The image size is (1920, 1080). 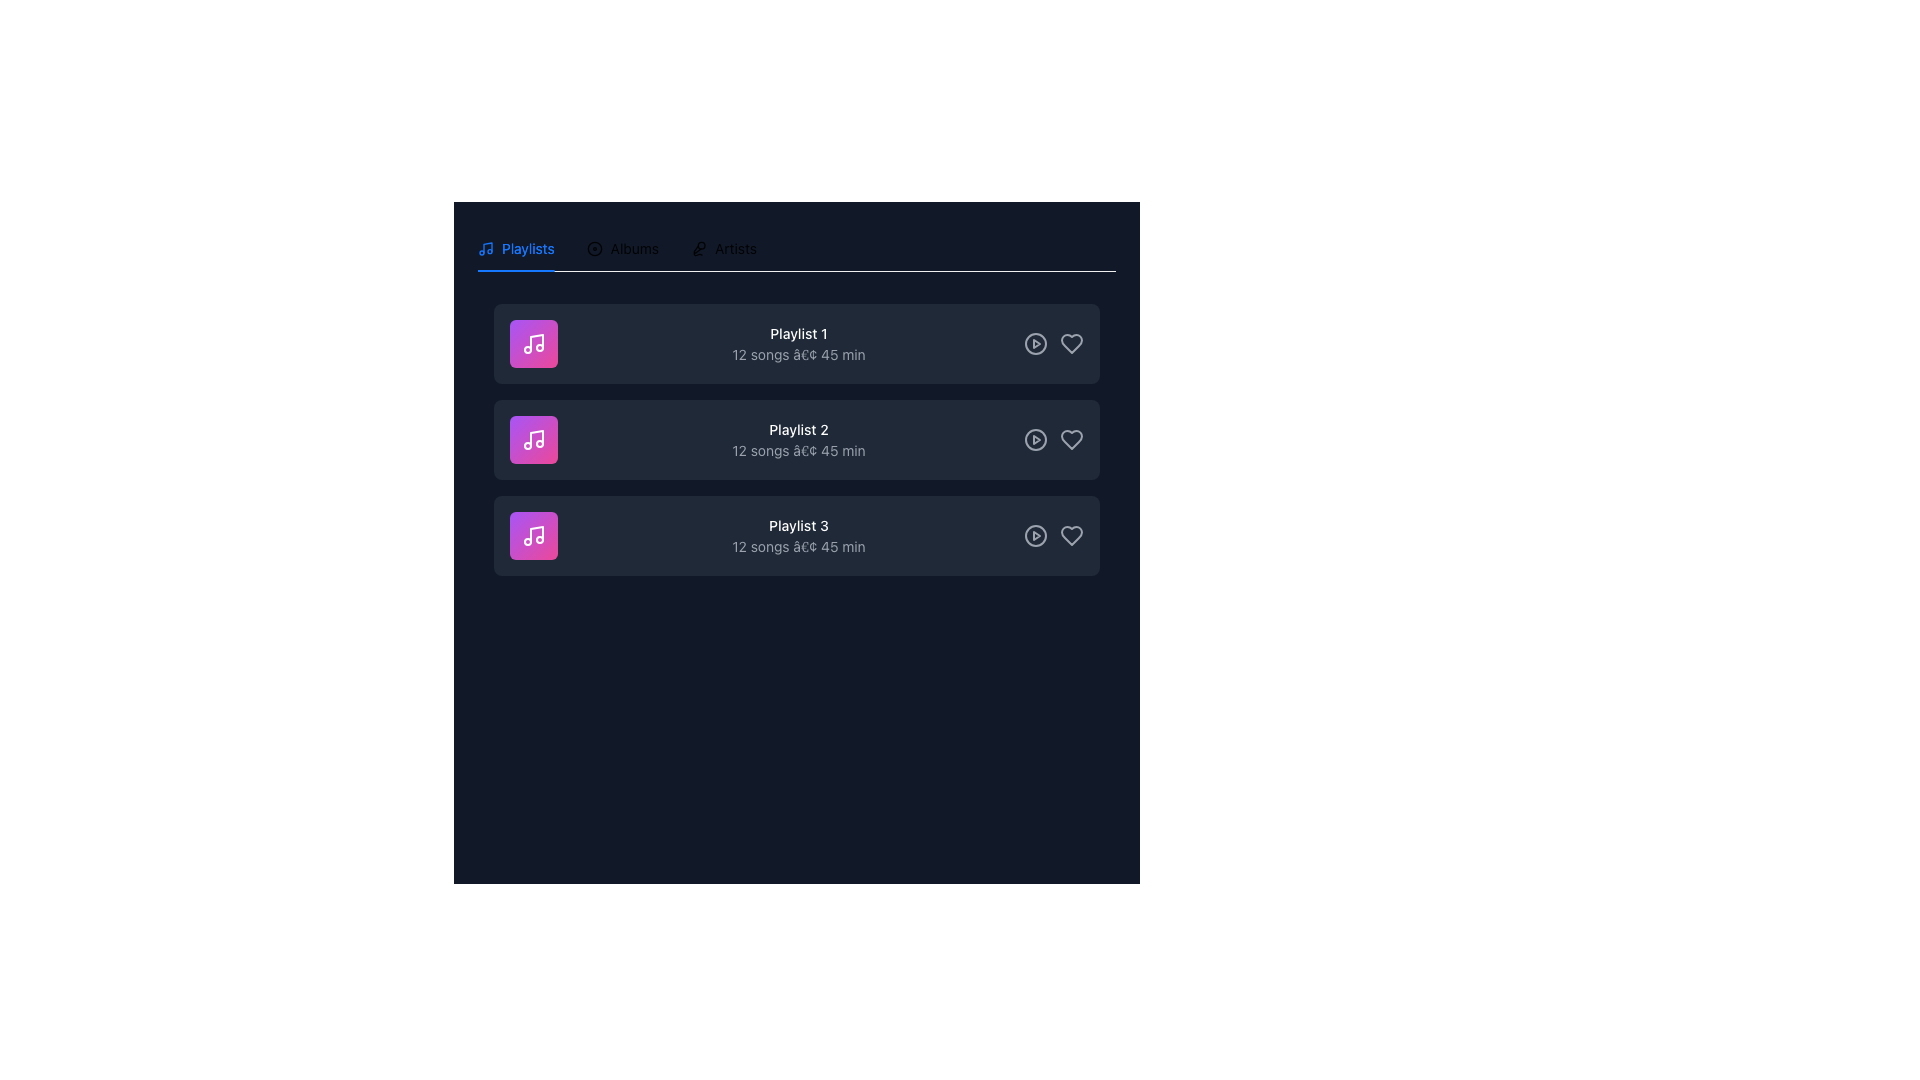 What do you see at coordinates (1070, 342) in the screenshot?
I see `the heart icon button representing 'like' or 'favorite' functionality` at bounding box center [1070, 342].